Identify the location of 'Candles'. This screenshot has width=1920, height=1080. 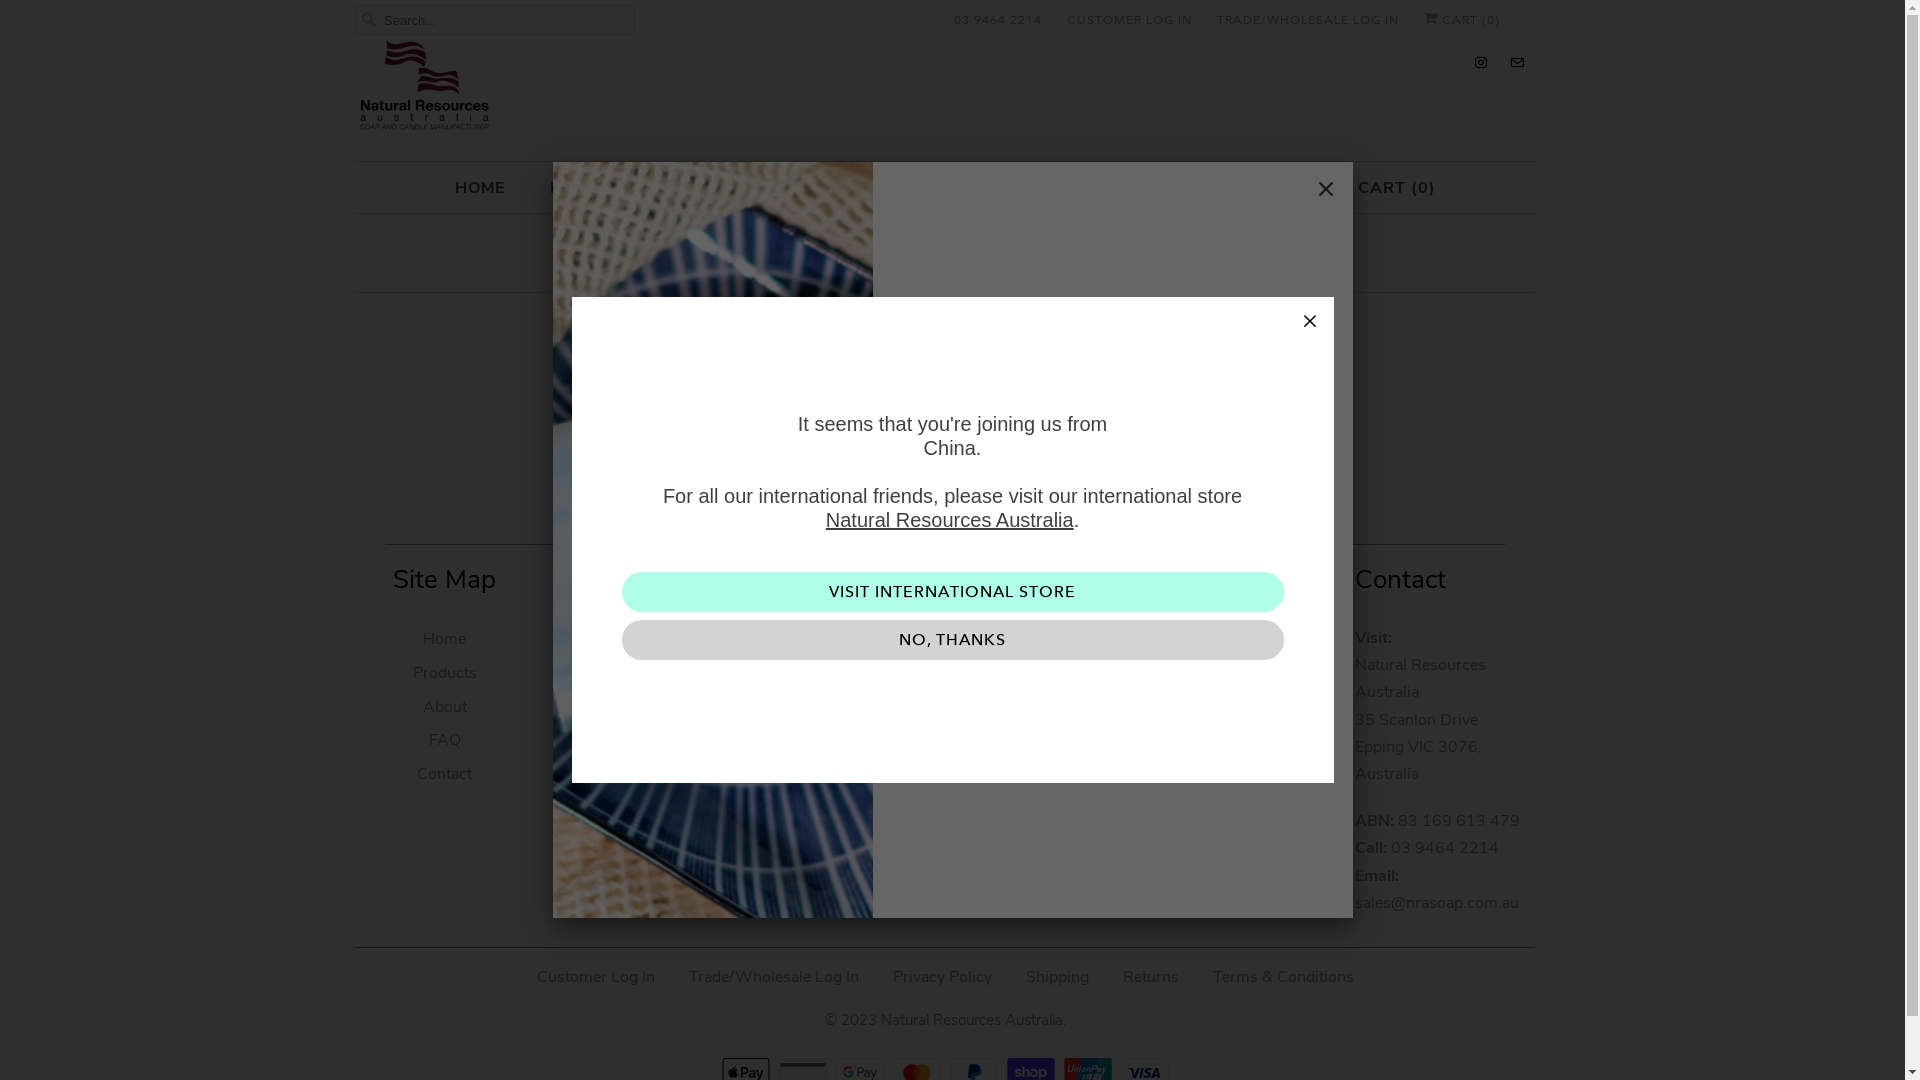
(644, 705).